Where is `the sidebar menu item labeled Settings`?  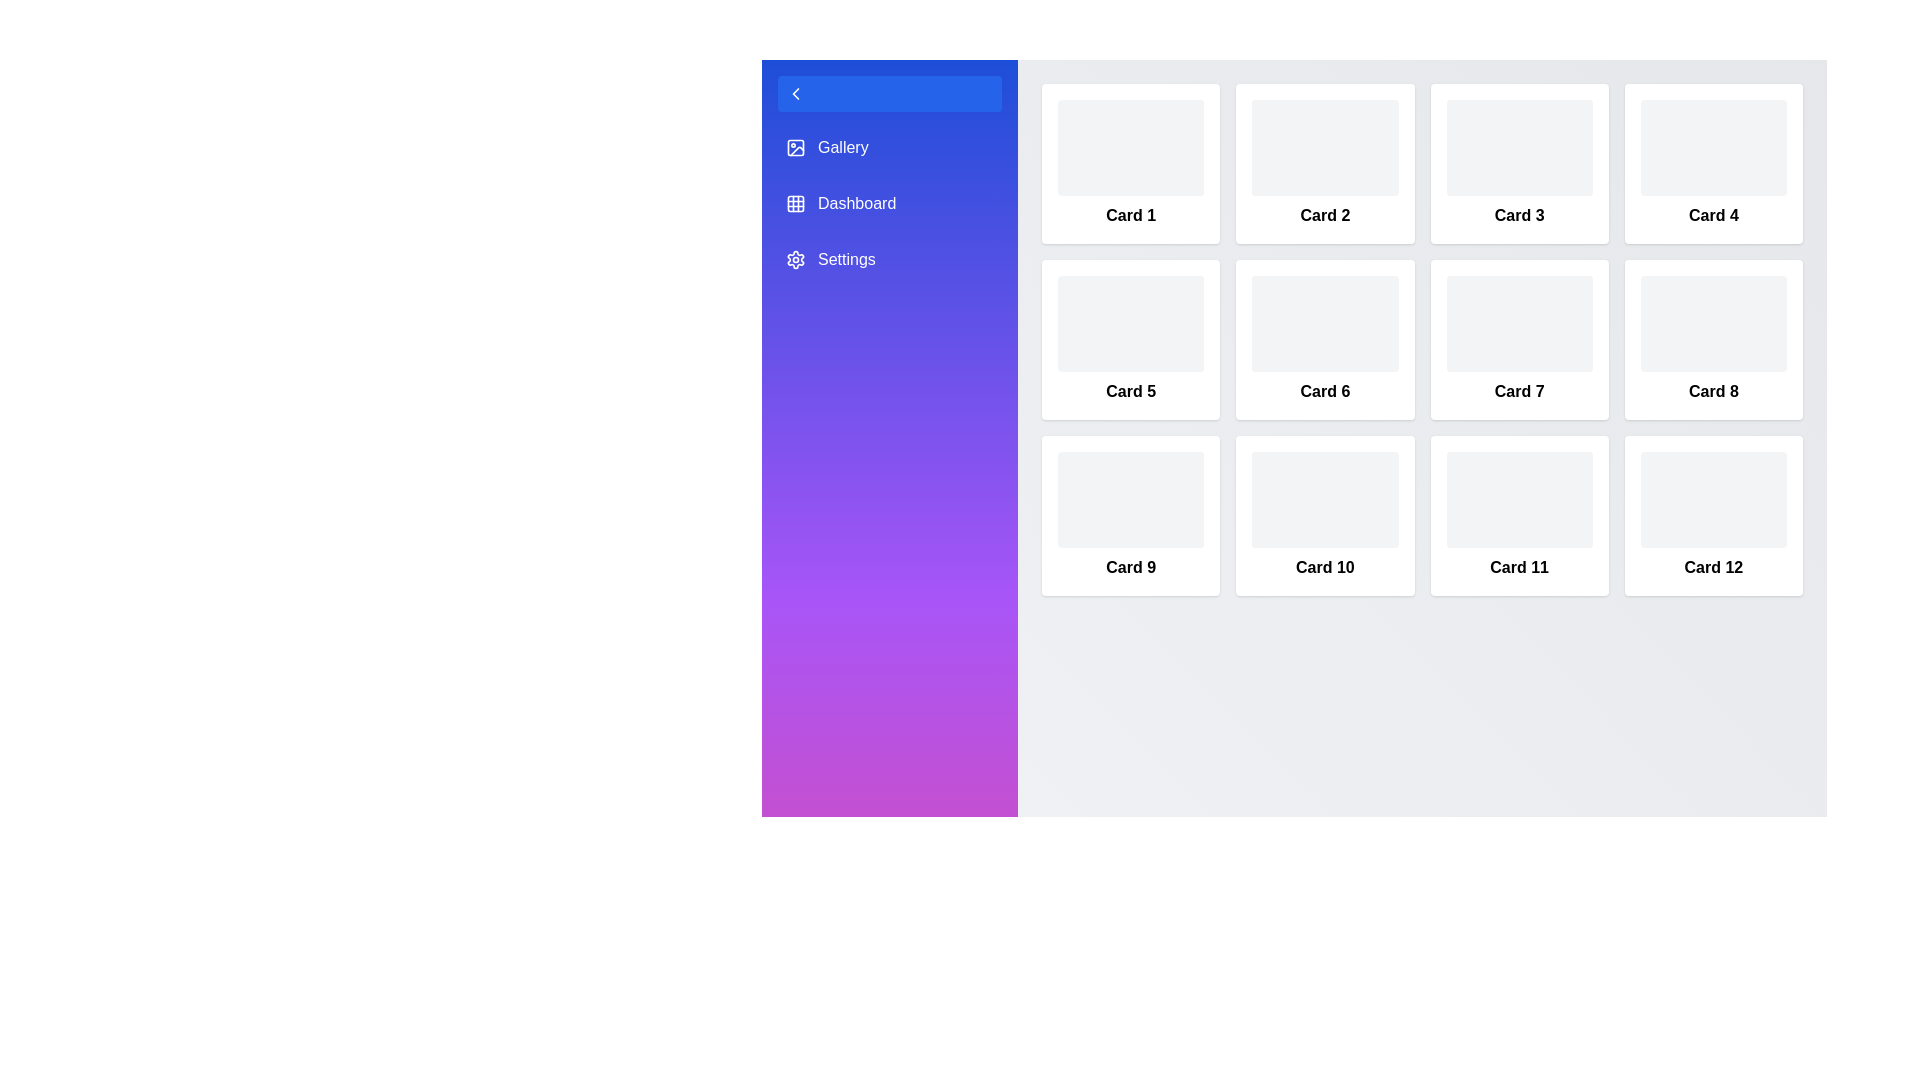 the sidebar menu item labeled Settings is located at coordinates (888, 258).